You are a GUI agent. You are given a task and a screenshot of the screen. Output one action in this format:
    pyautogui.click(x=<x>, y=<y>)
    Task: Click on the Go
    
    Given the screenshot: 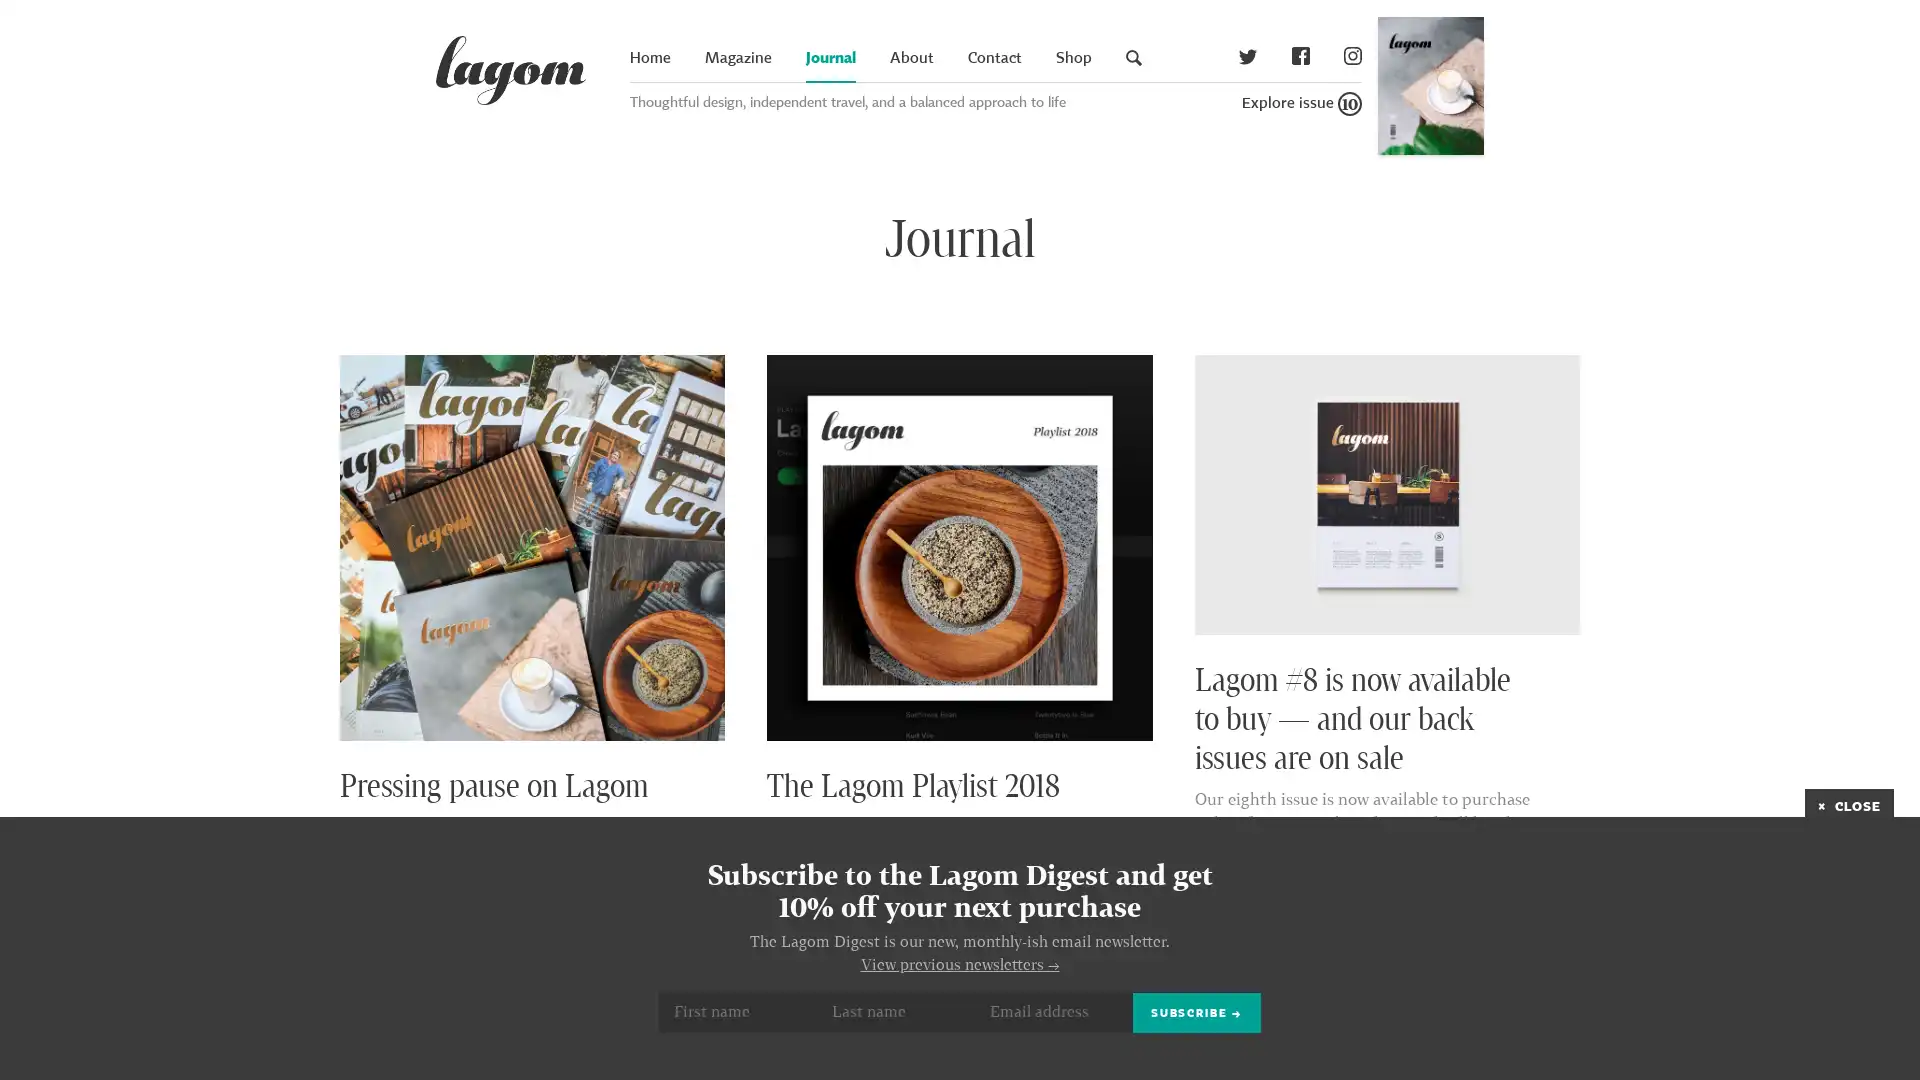 What is the action you would take?
    pyautogui.click(x=1563, y=79)
    